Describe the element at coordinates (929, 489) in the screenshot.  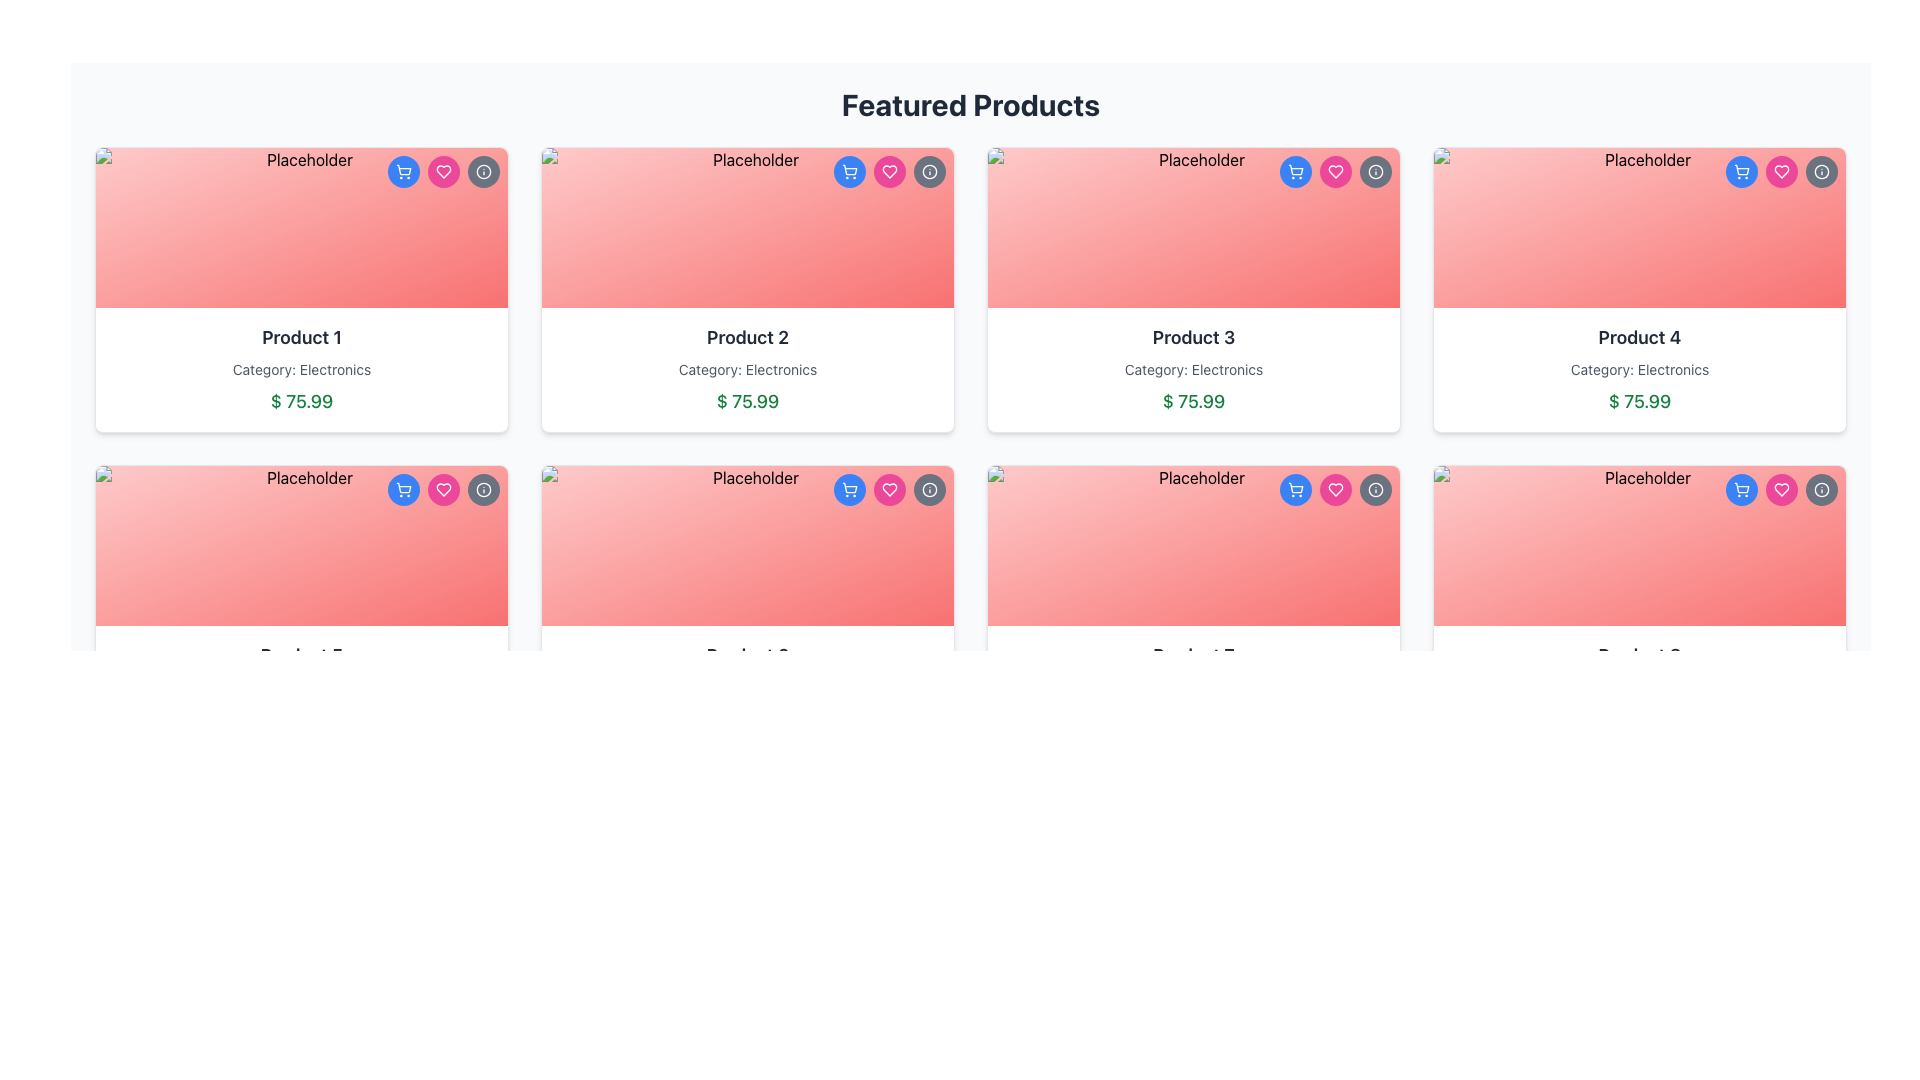
I see `the outermost circular border of the informational icon at the top-right corner of the 'Product 2' card` at that location.